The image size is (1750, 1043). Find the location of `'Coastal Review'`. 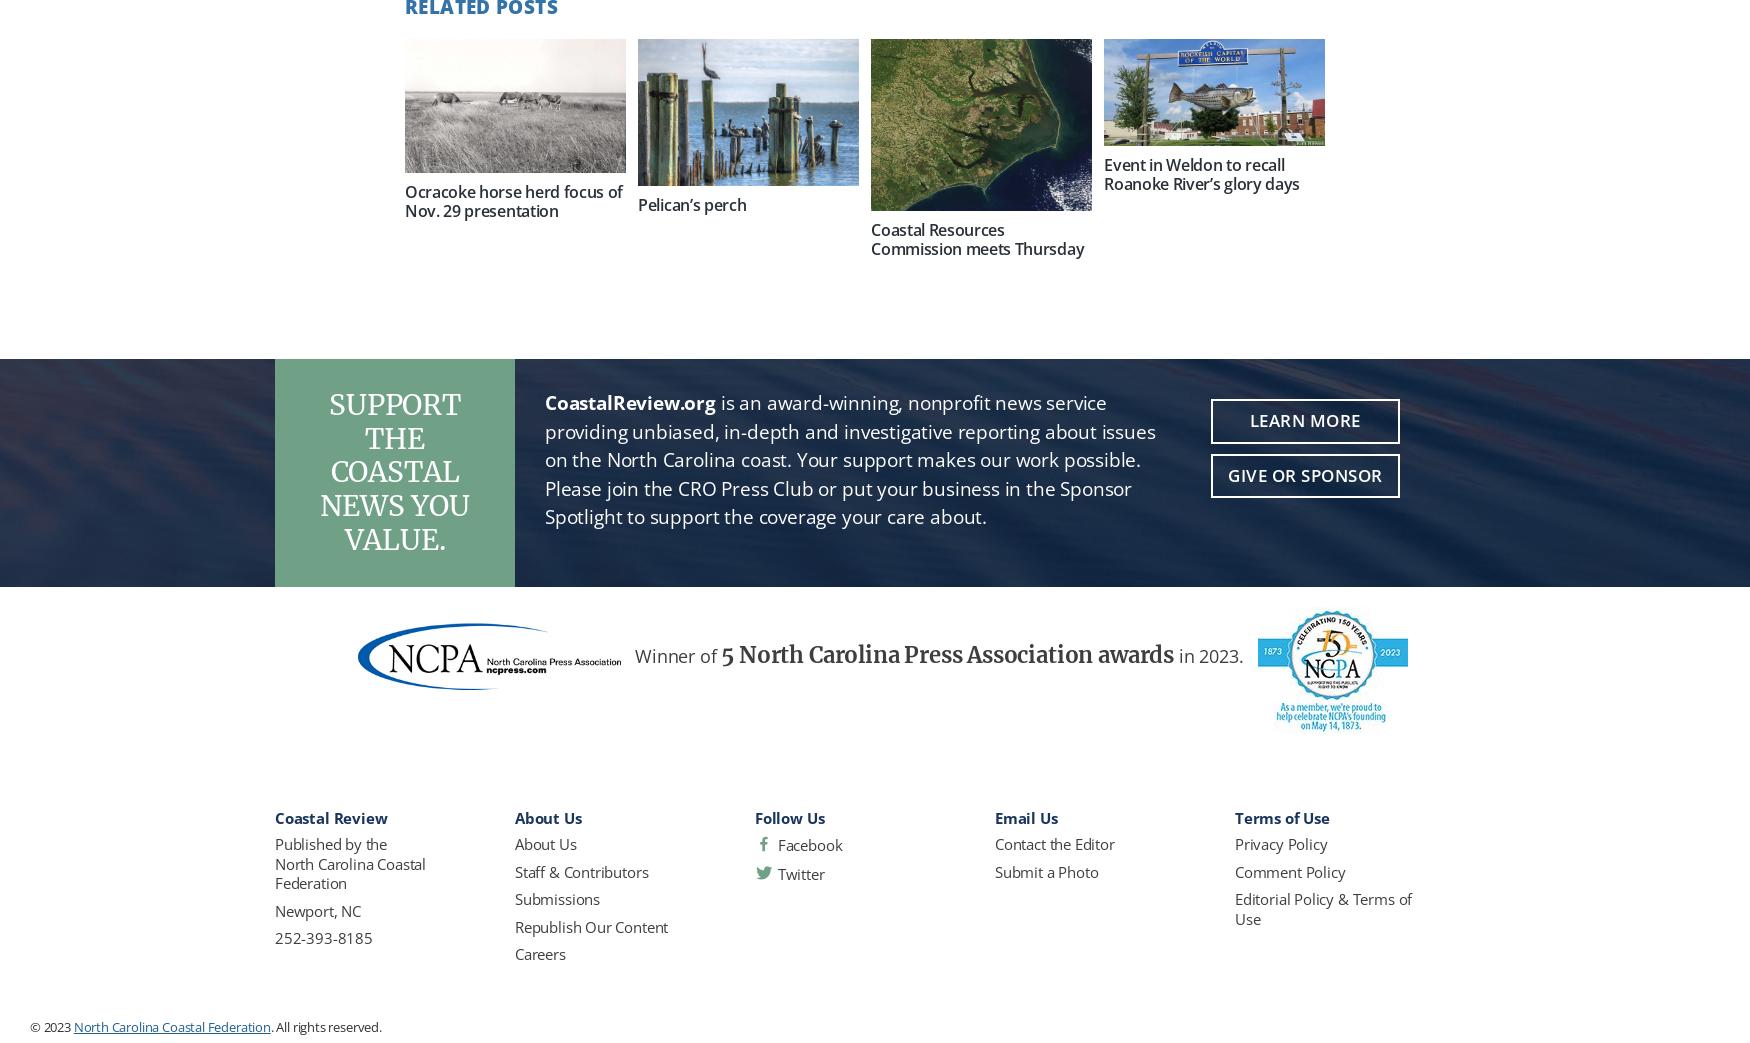

'Coastal Review' is located at coordinates (330, 817).